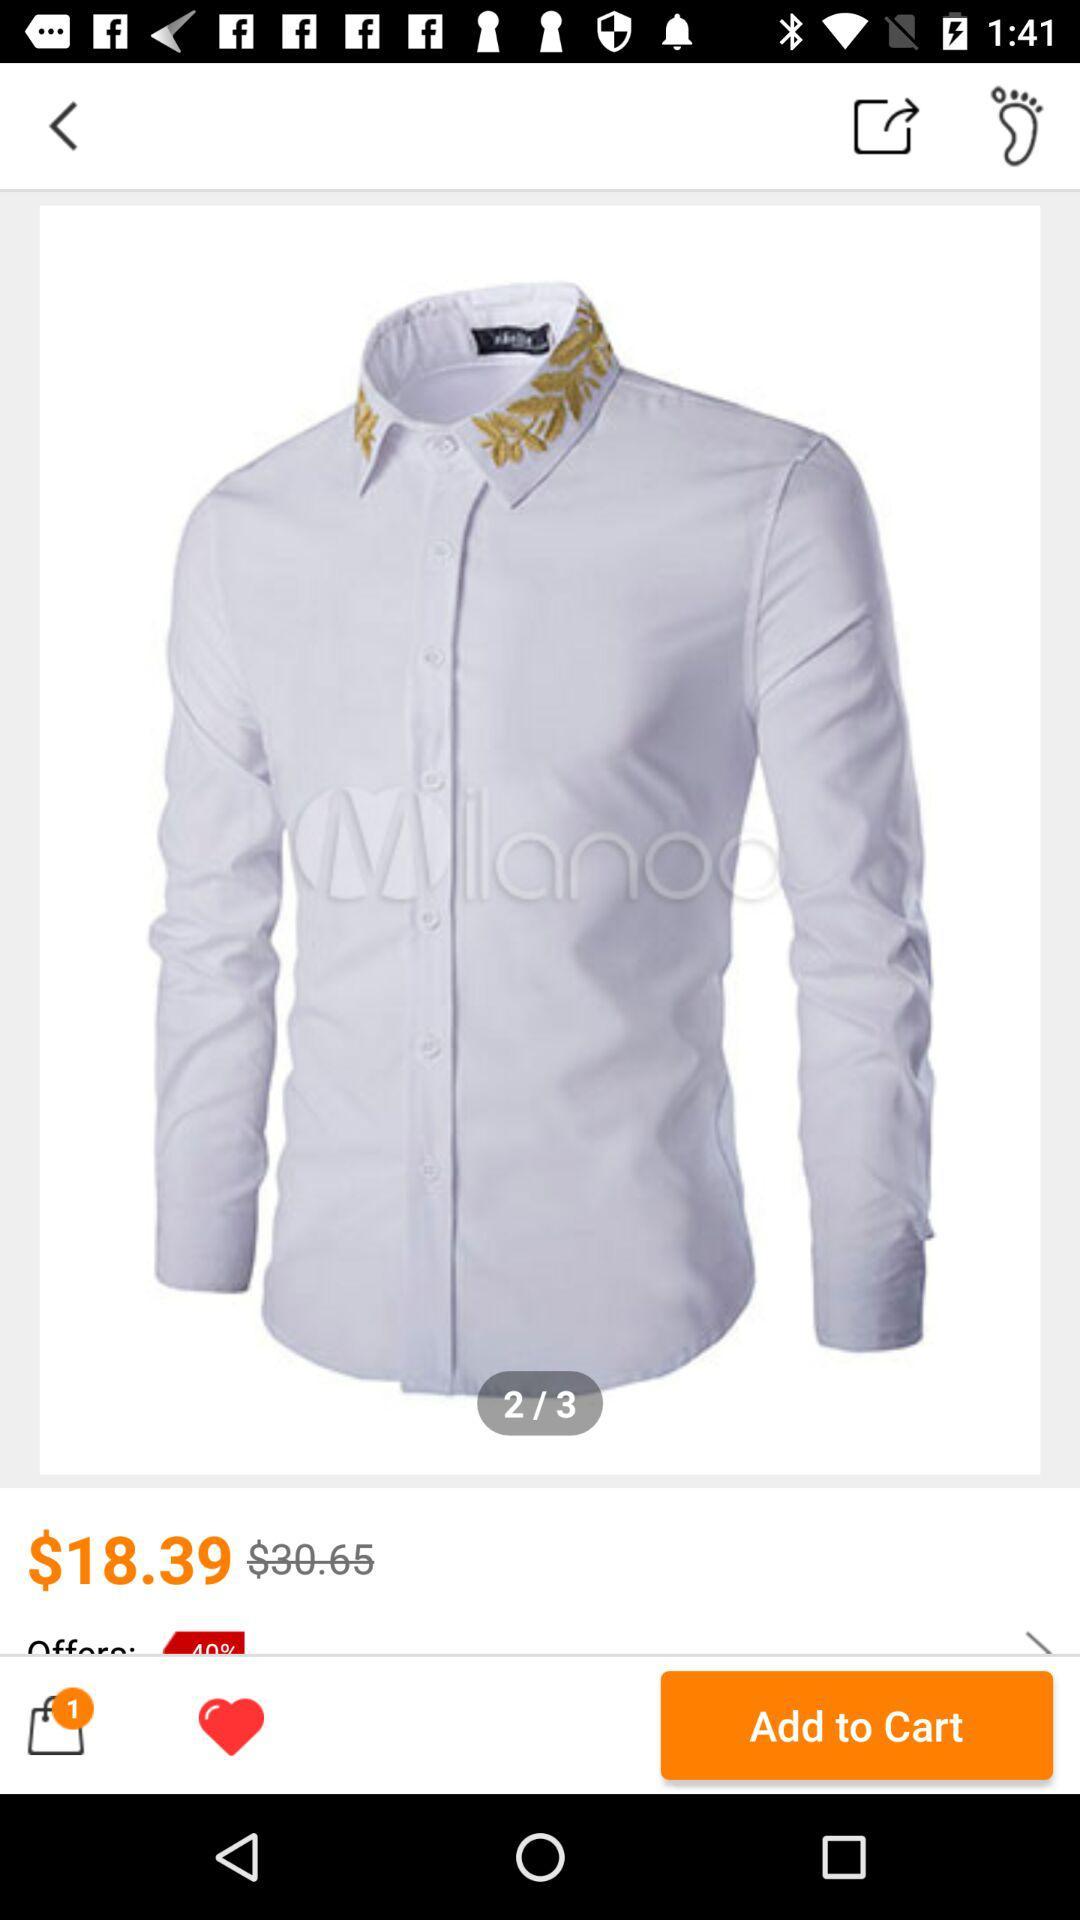  What do you see at coordinates (230, 1724) in the screenshot?
I see `on/off for favoriting this product` at bounding box center [230, 1724].